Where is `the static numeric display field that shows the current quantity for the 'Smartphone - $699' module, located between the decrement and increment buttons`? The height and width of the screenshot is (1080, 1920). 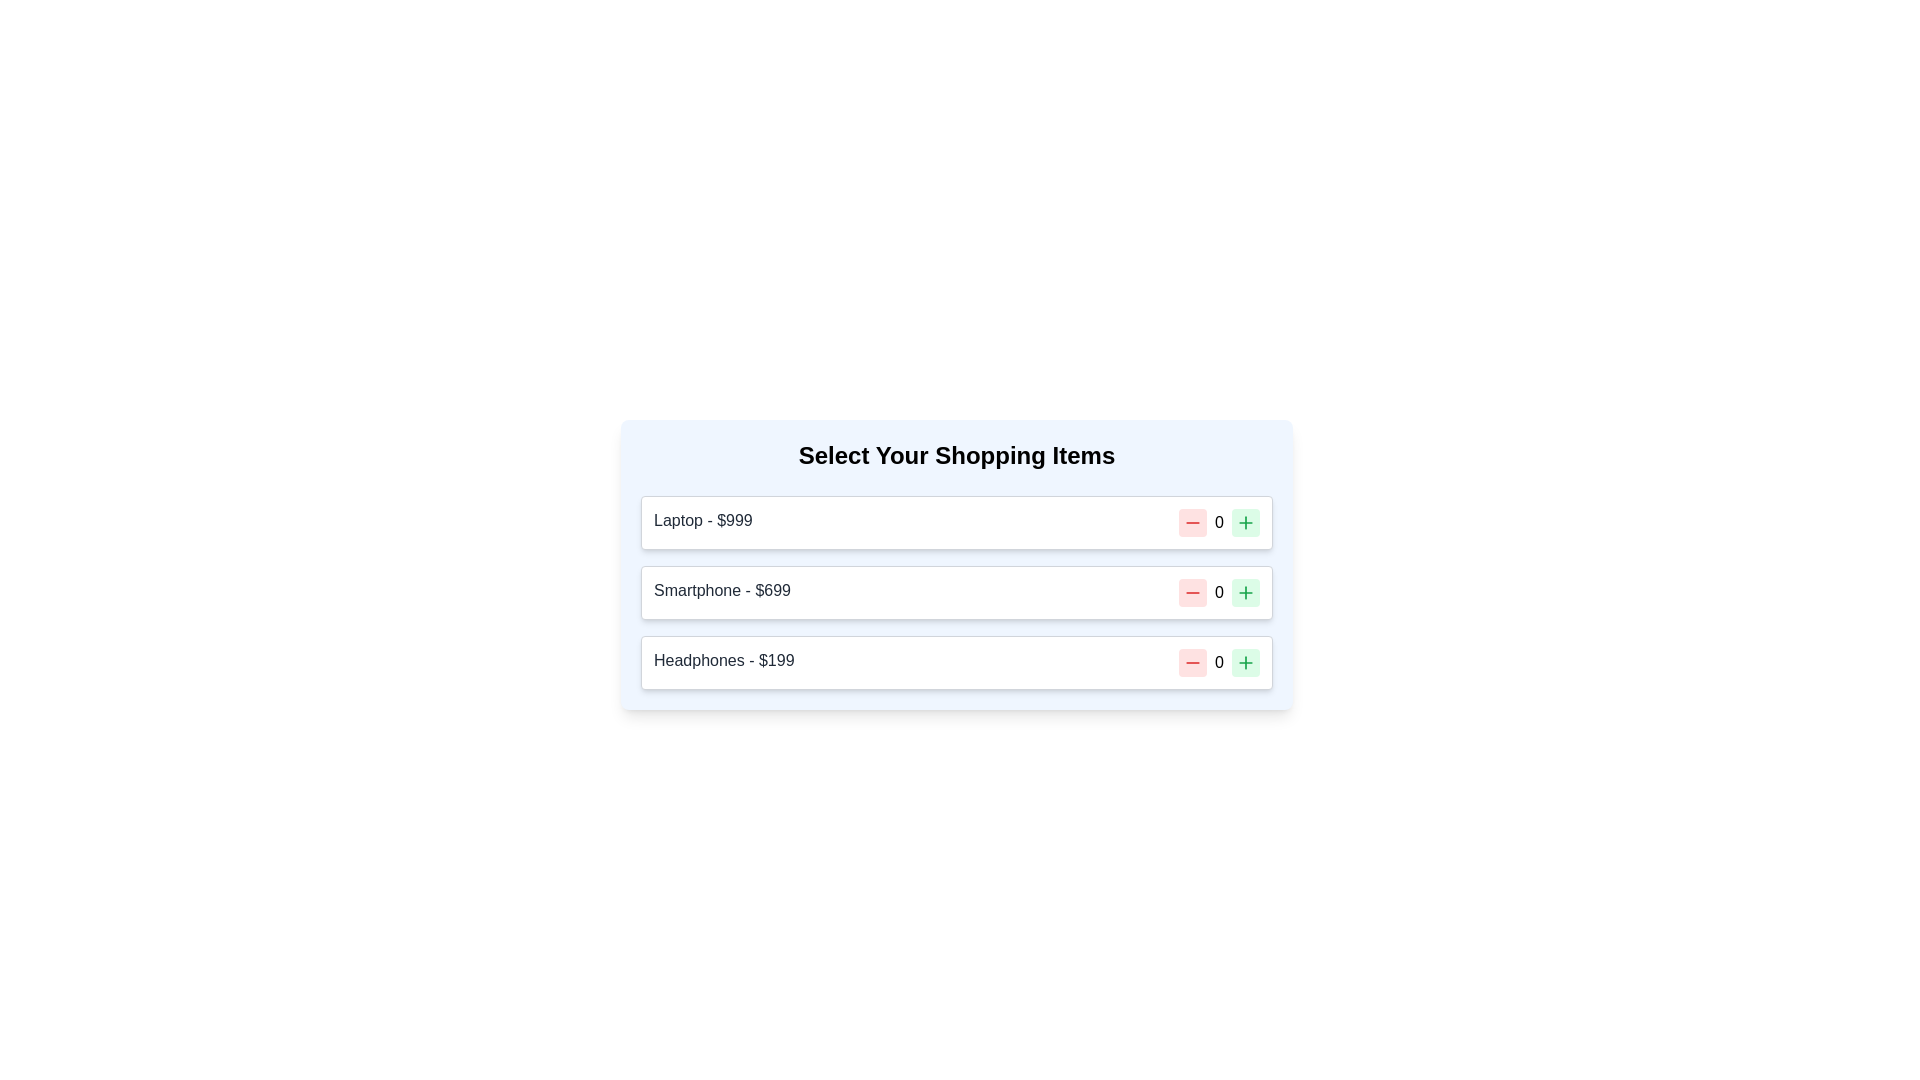 the static numeric display field that shows the current quantity for the 'Smartphone - $699' module, located between the decrement and increment buttons is located at coordinates (1218, 592).